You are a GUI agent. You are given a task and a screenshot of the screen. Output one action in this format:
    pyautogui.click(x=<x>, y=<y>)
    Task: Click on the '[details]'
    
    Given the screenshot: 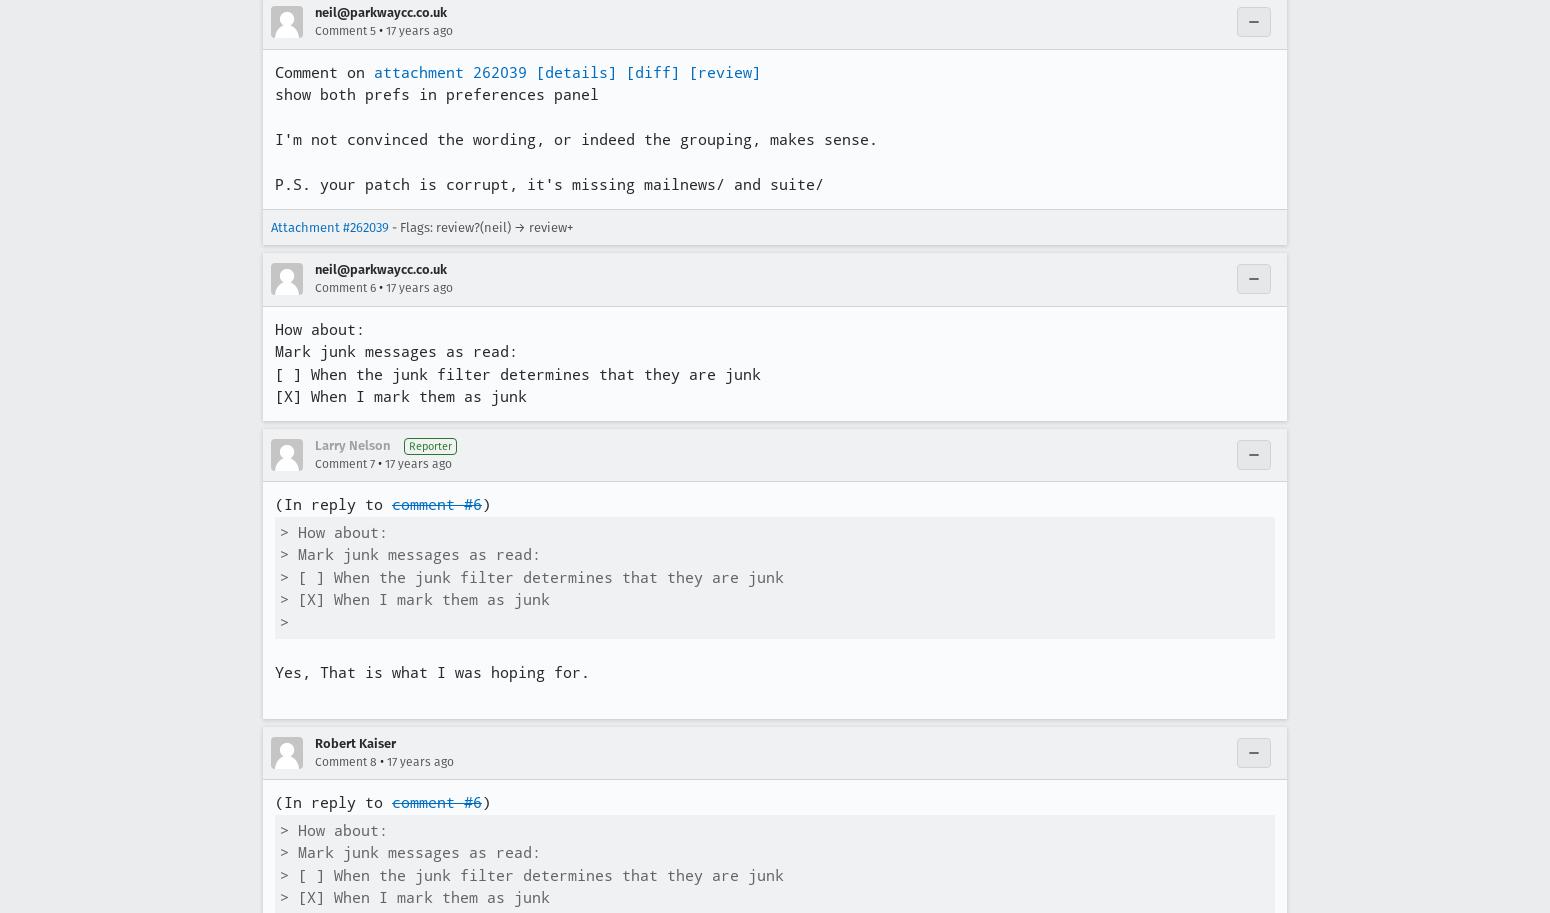 What is the action you would take?
    pyautogui.click(x=576, y=71)
    